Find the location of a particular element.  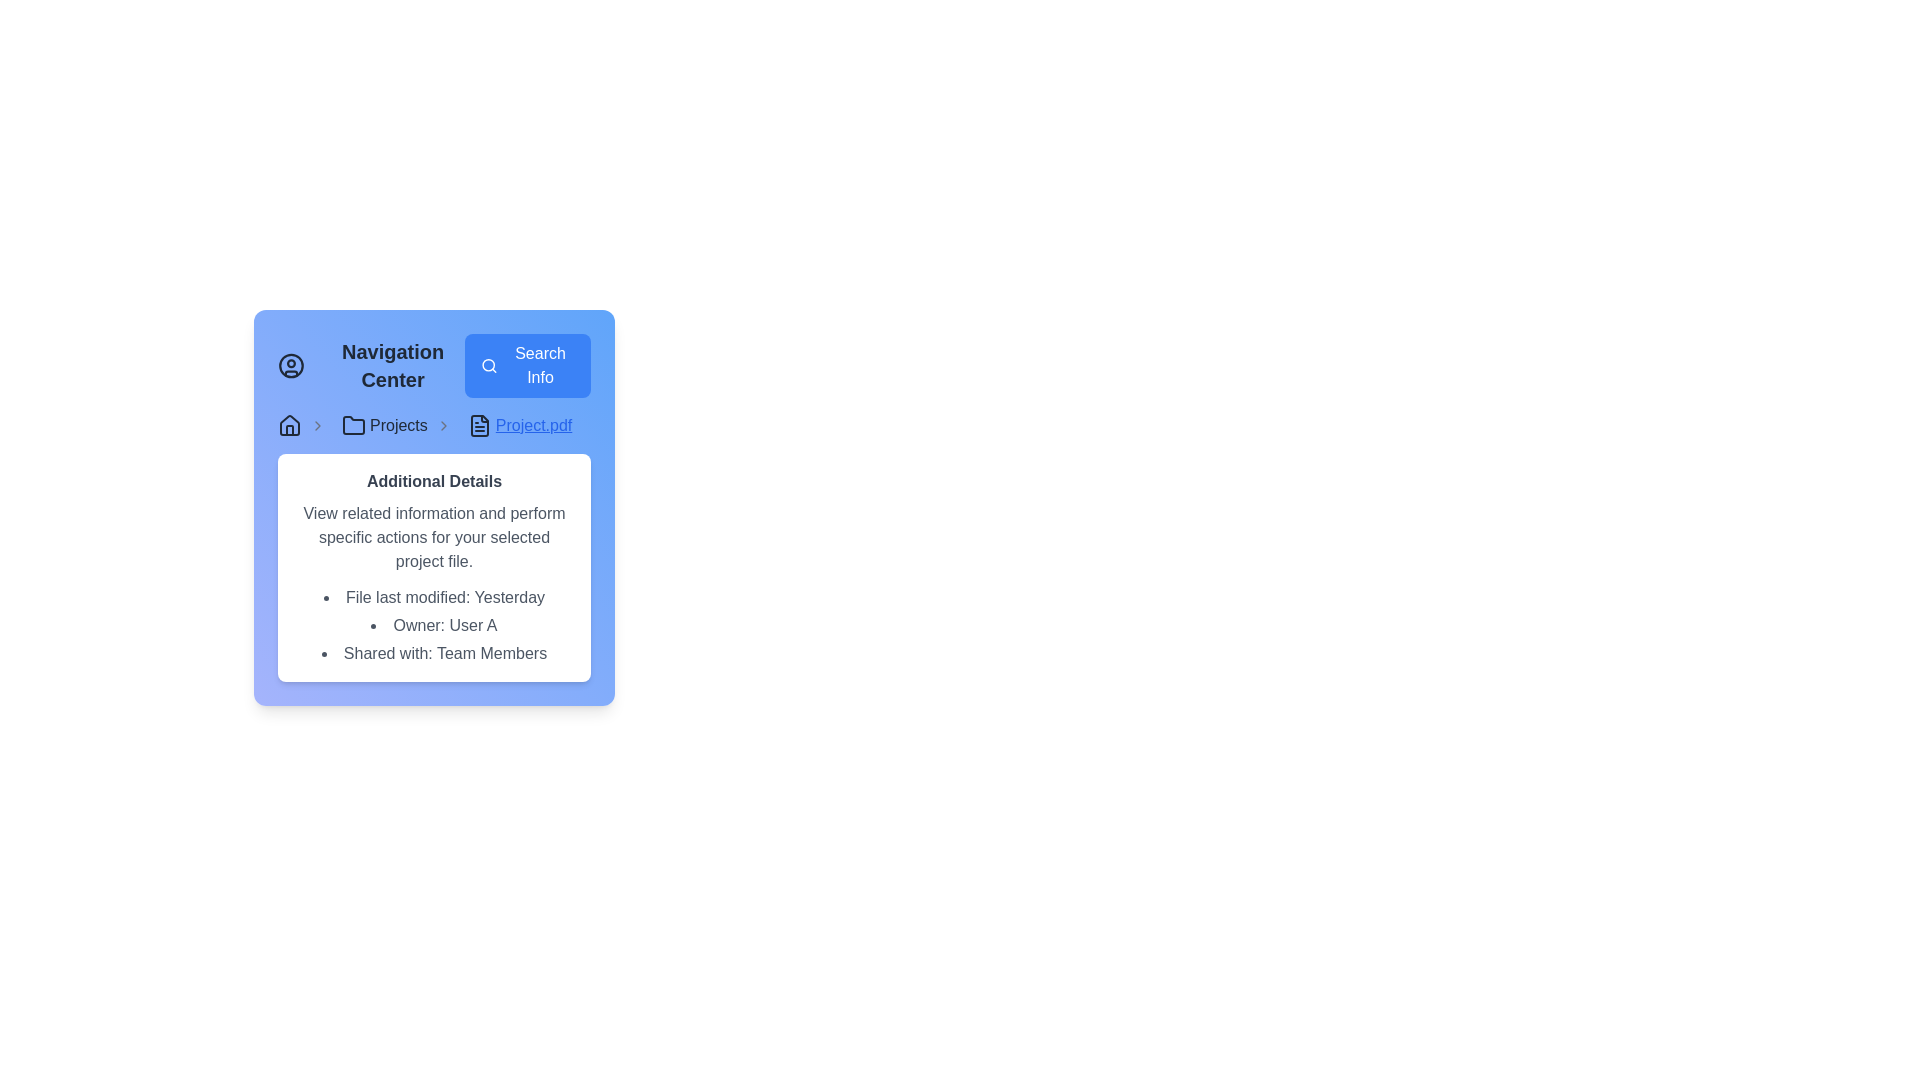

the folder icon located in the navigation bar, positioned between the home icon and the 'Projects' text label is located at coordinates (354, 423).